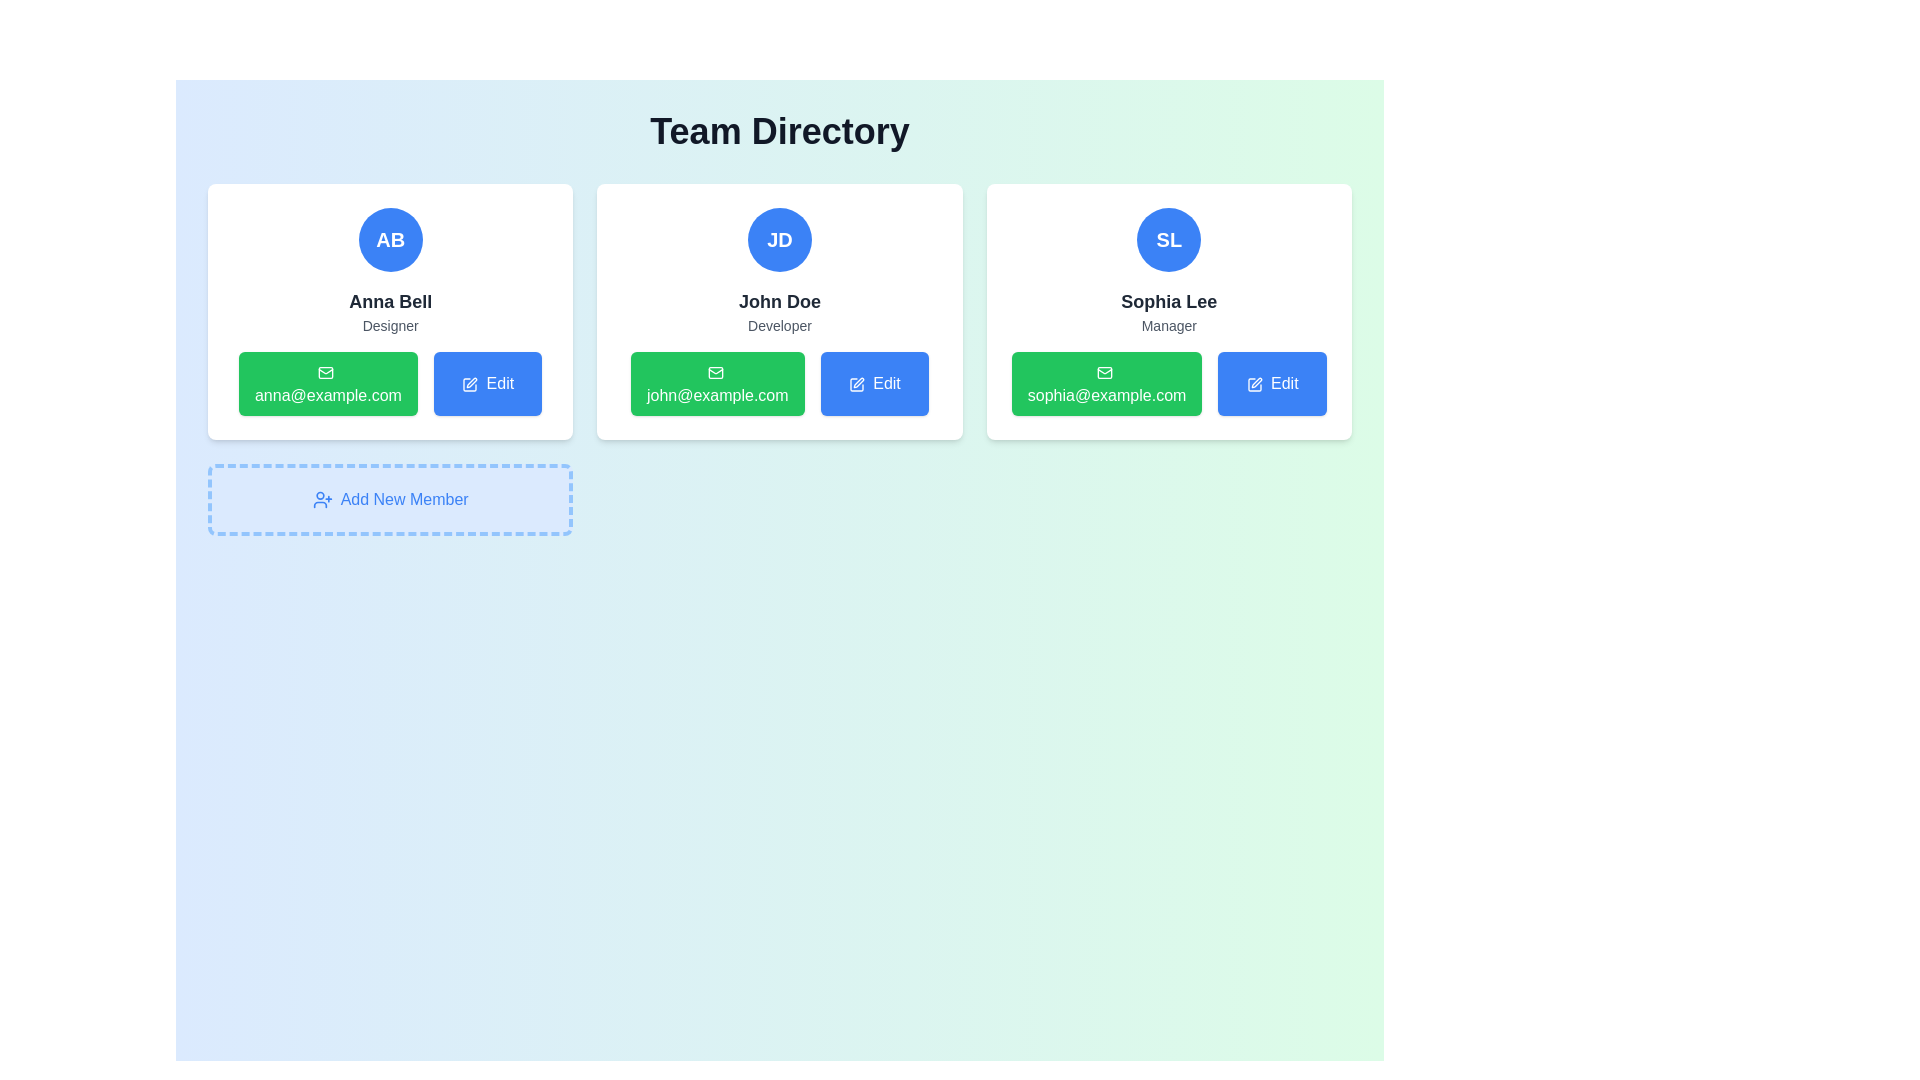 The width and height of the screenshot is (1920, 1080). What do you see at coordinates (715, 372) in the screenshot?
I see `the mail icon represented by an envelope inside the green button labeled 'john@example.com', which is located below the profile for 'John Doe' in the second card from the left in the top row` at bounding box center [715, 372].